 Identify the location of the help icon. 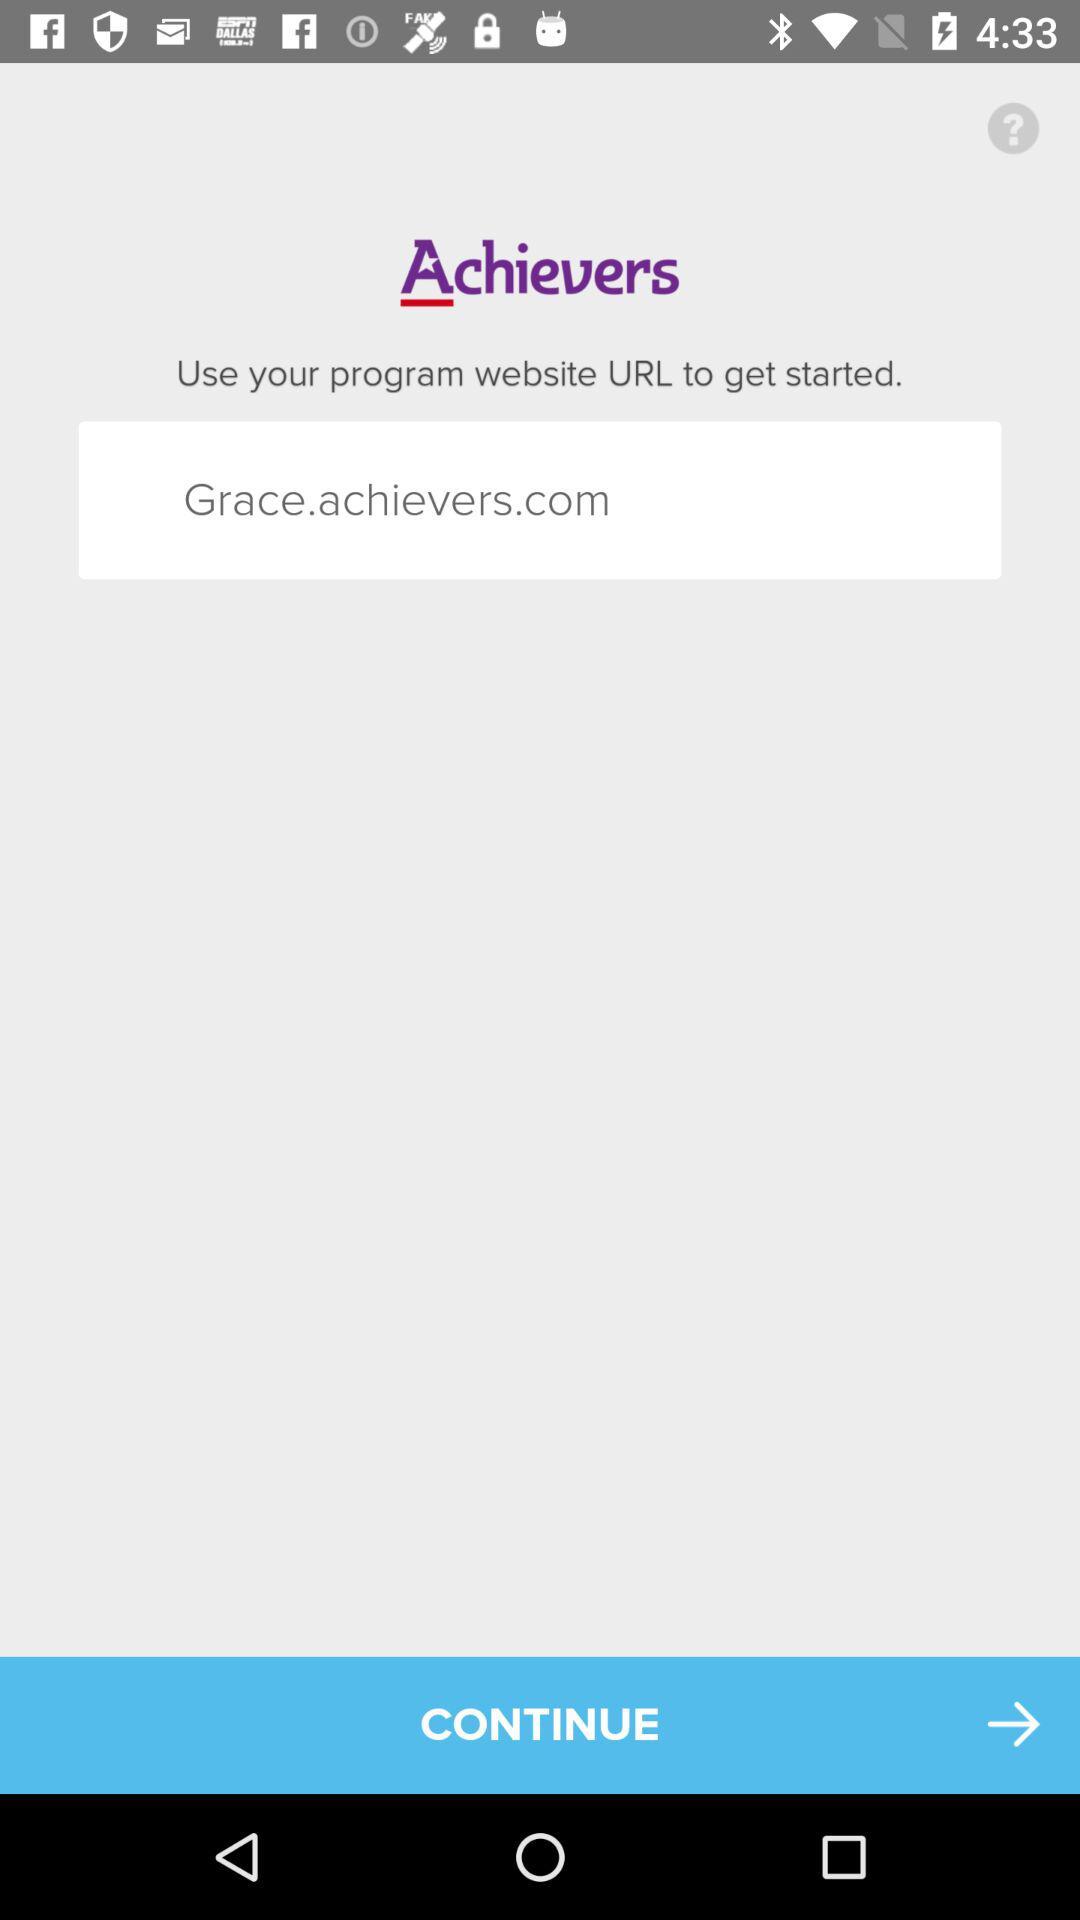
(1014, 128).